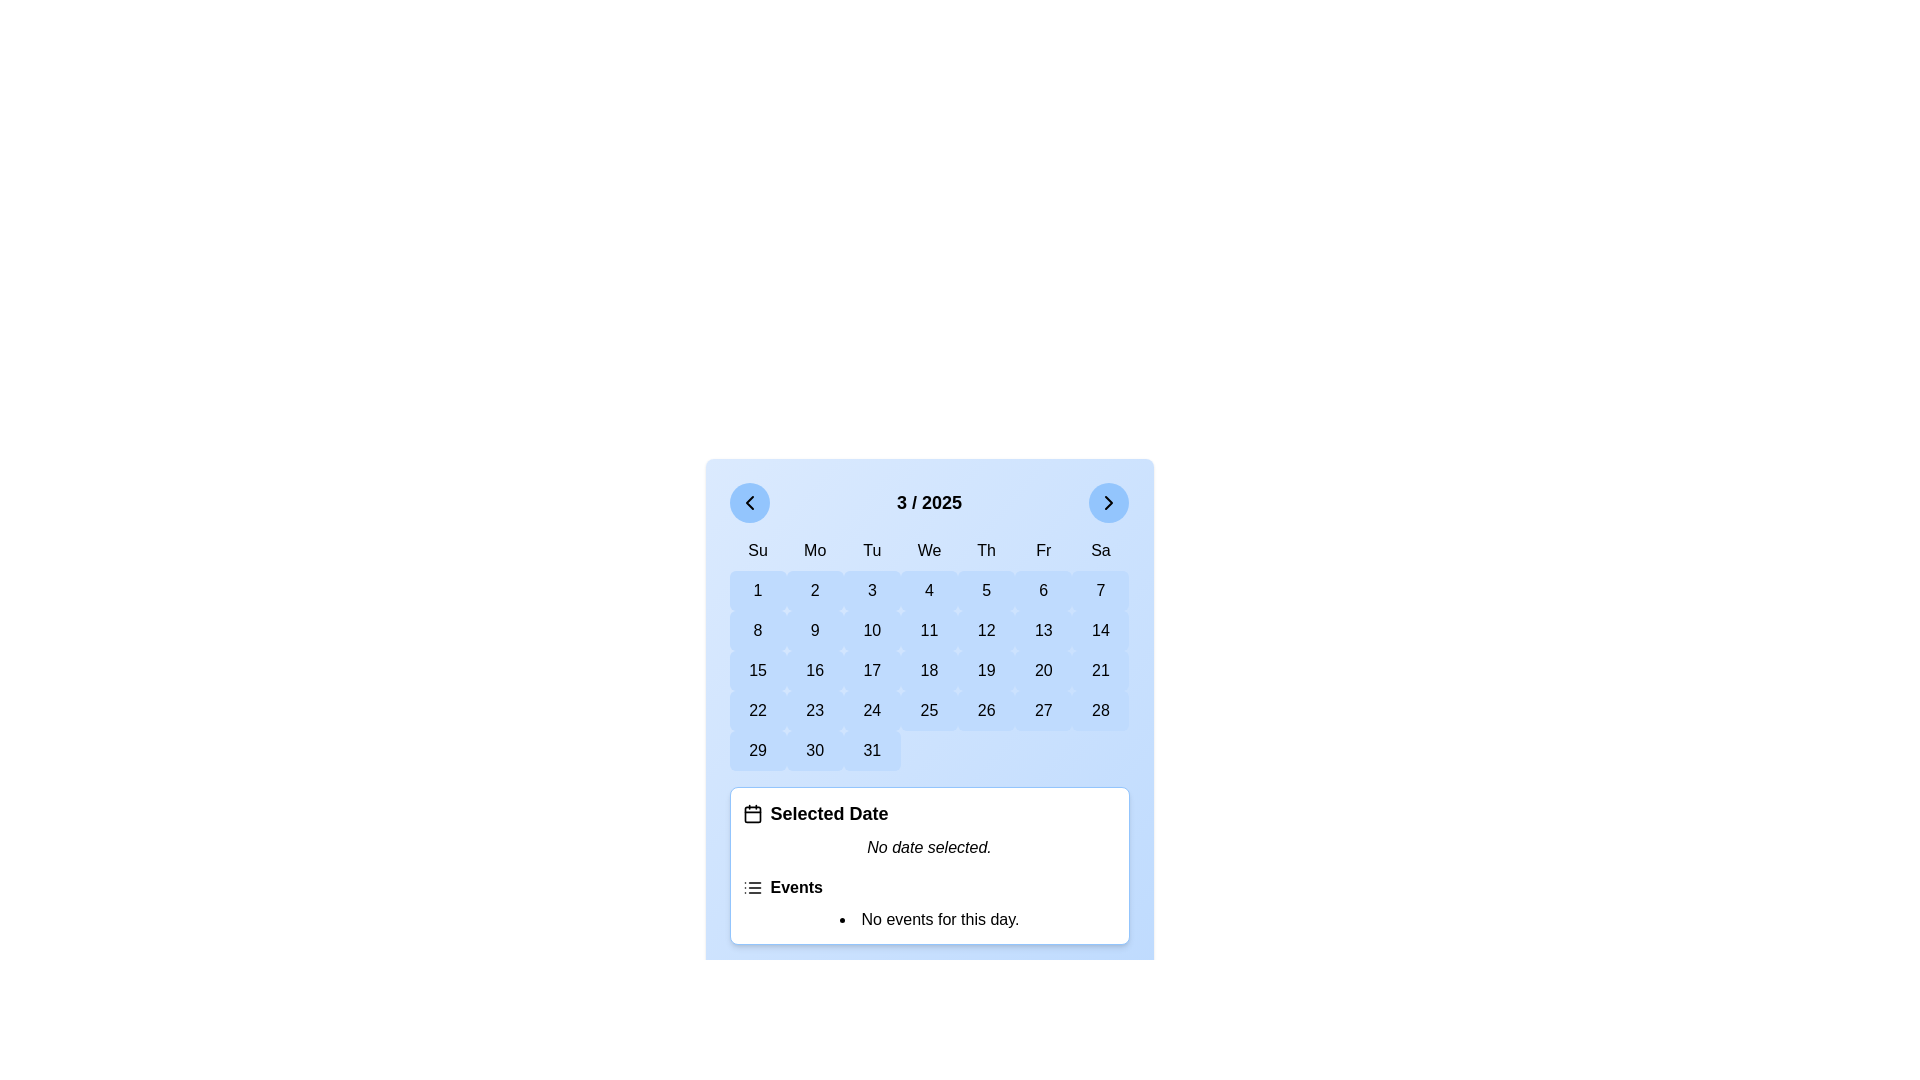 The width and height of the screenshot is (1920, 1080). Describe the element at coordinates (986, 589) in the screenshot. I see `the blue rectangular button displaying the number '5' in black text, located in the fifth column of the second row of the calendar view` at that location.